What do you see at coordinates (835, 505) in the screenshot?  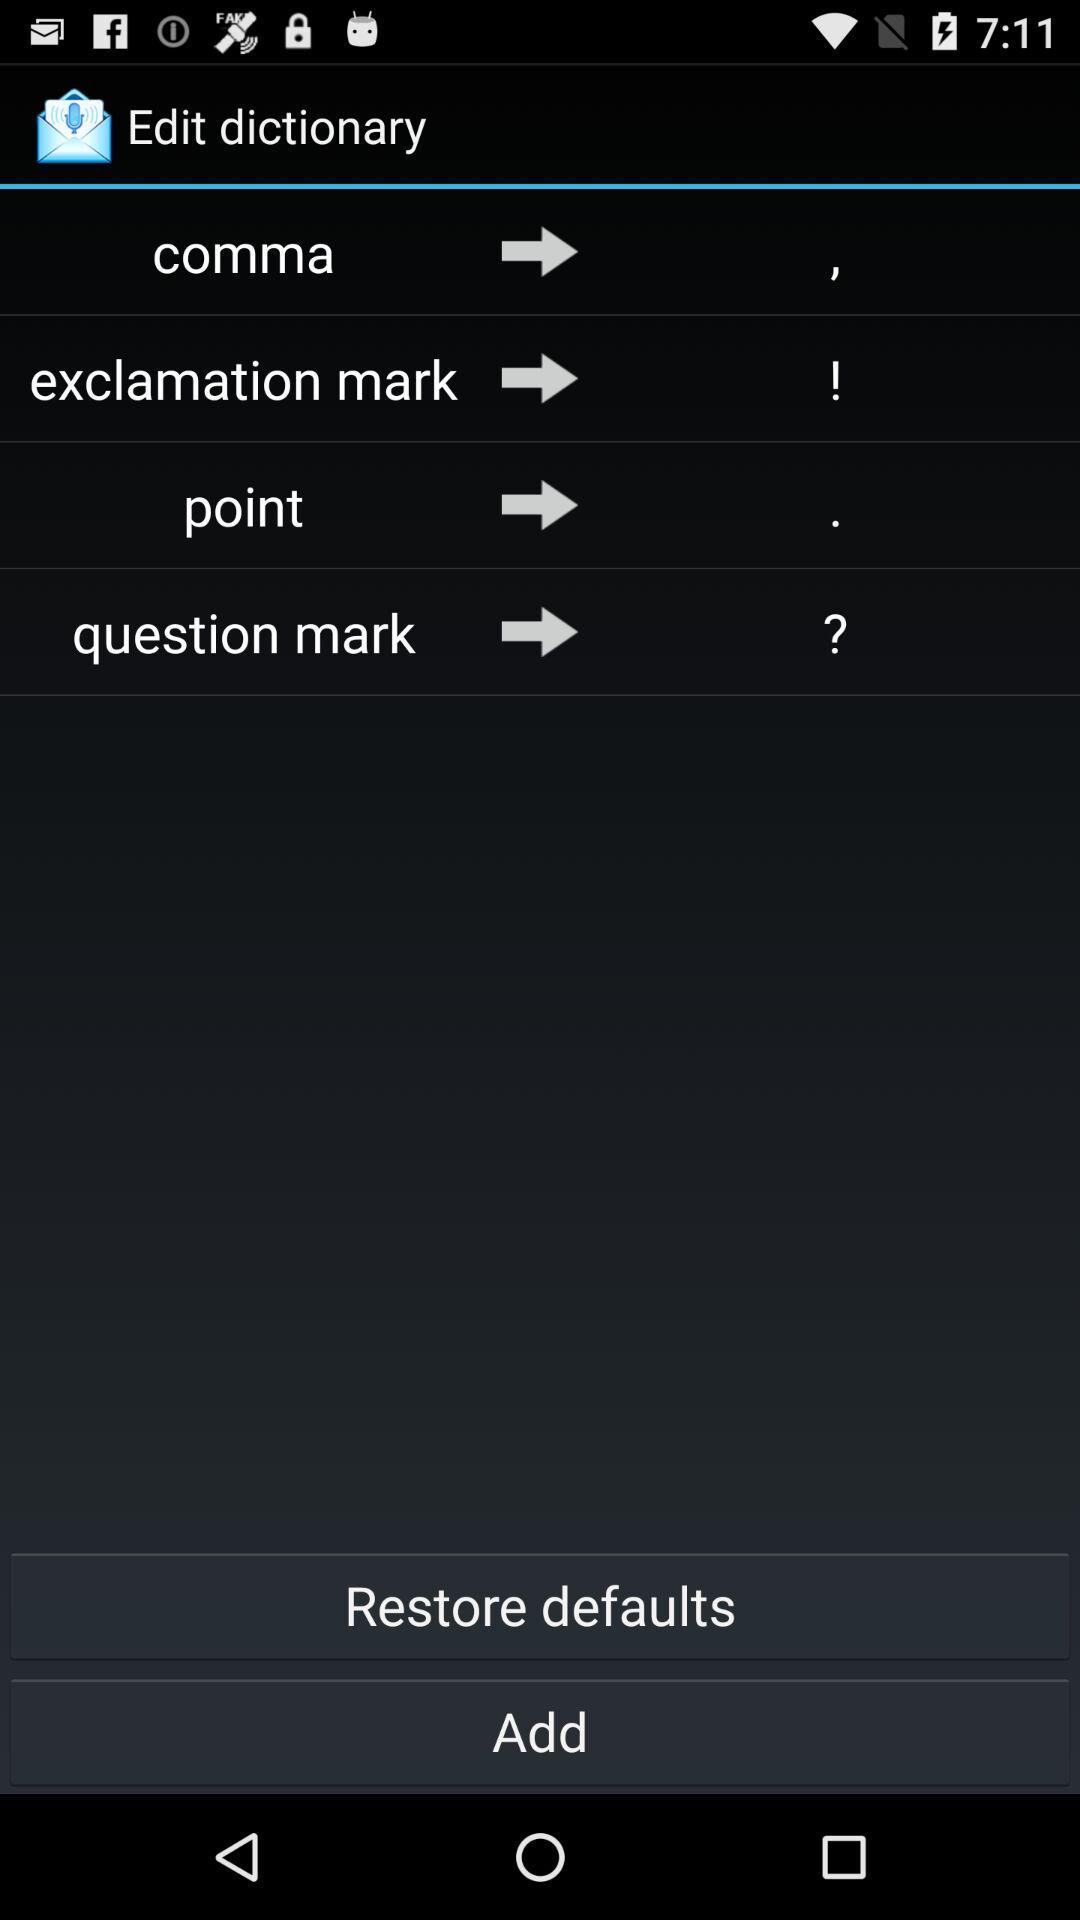 I see `icon below ! app` at bounding box center [835, 505].